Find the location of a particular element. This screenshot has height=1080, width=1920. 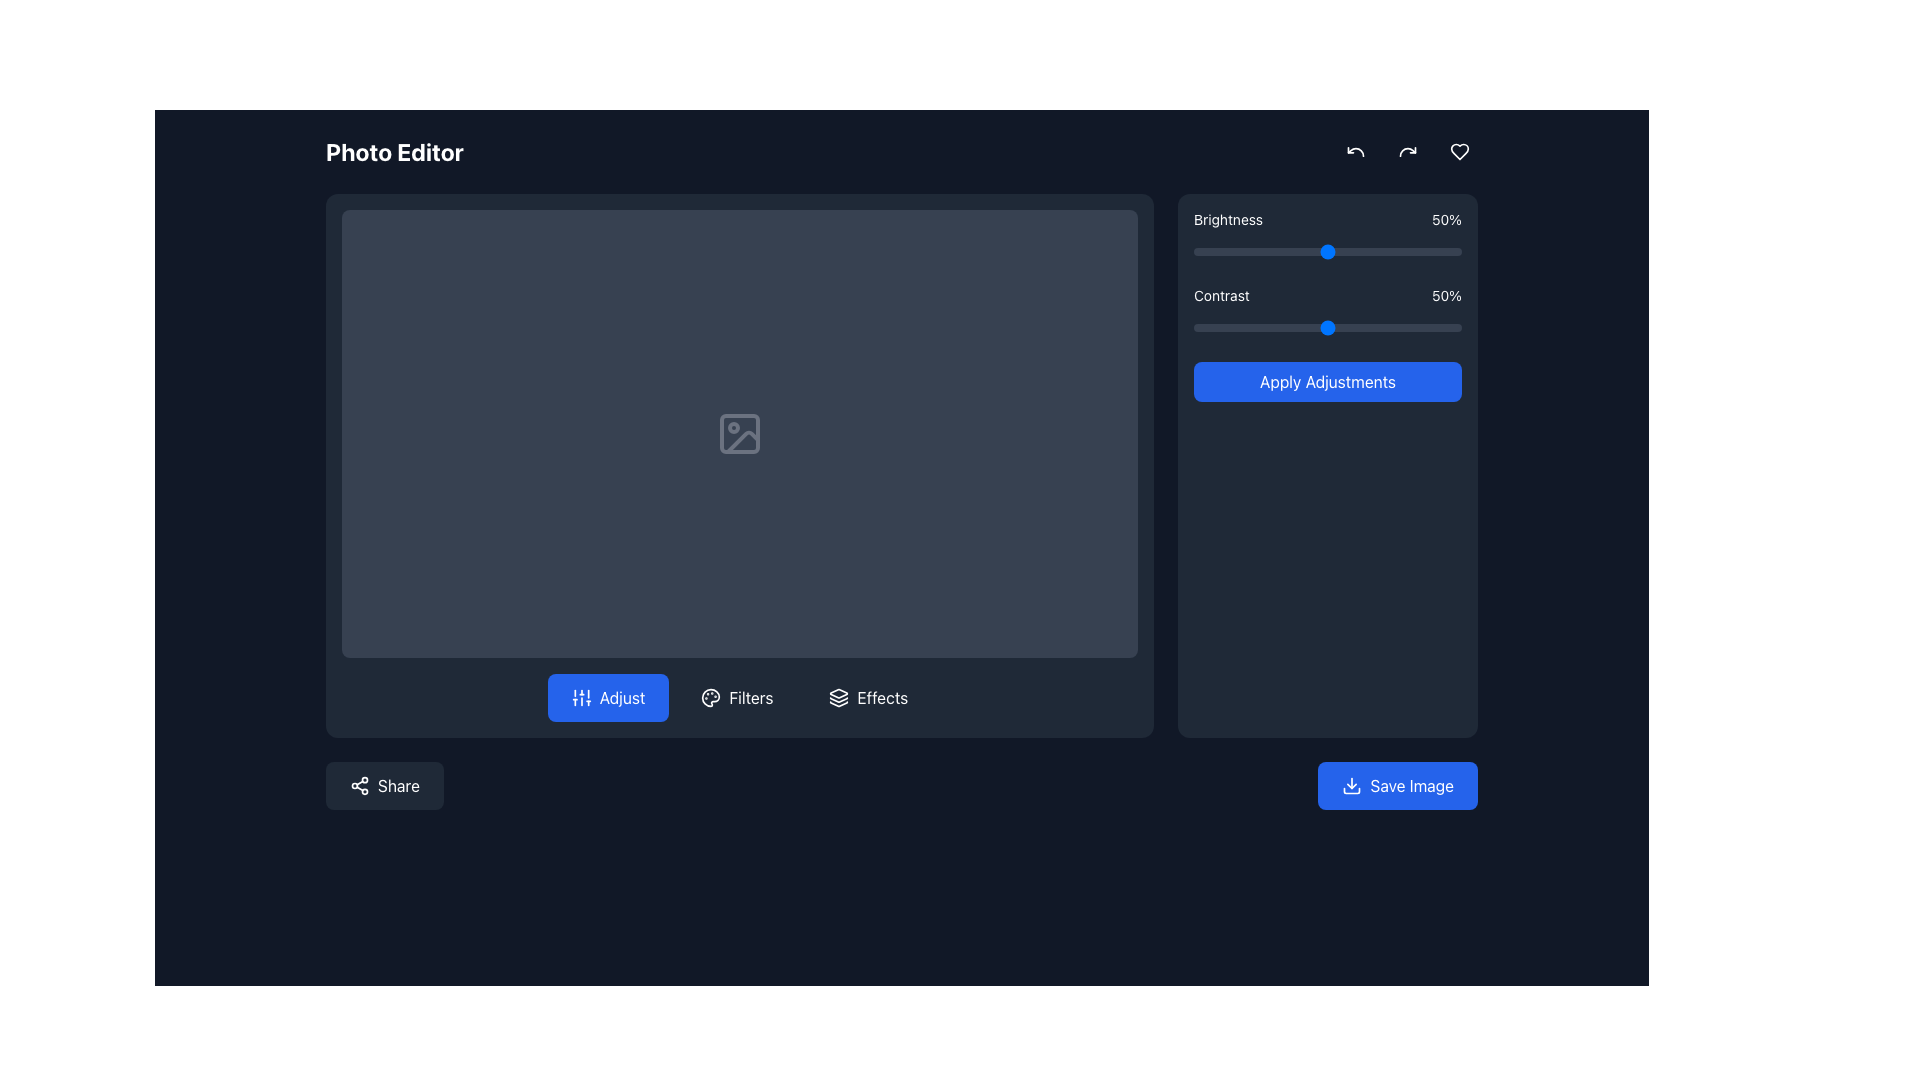

the rectangular button labeled 'Apply Adjustments' with a solid blue background, positioned below the Brightness and Contrast sliders in the right-hand panel is located at coordinates (1328, 381).